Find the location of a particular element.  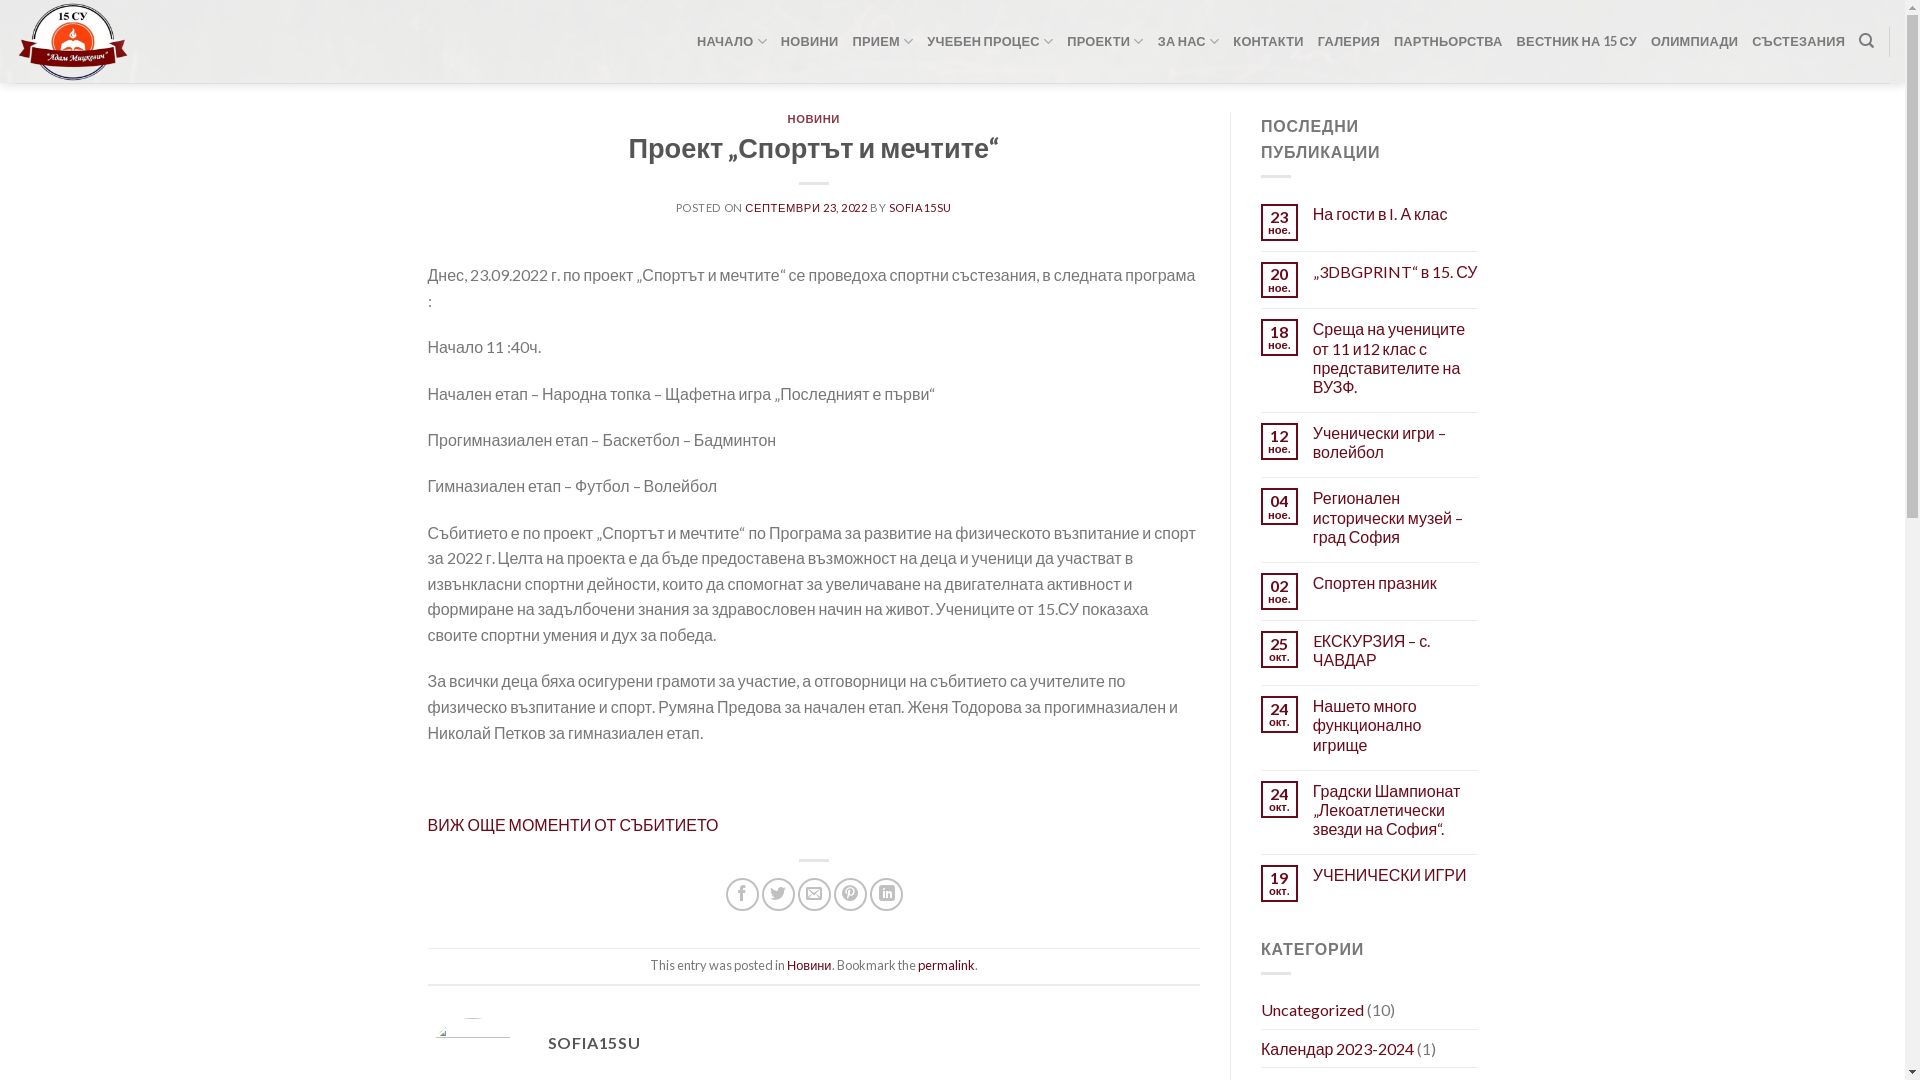

'Uncategorized' is located at coordinates (1312, 1010).